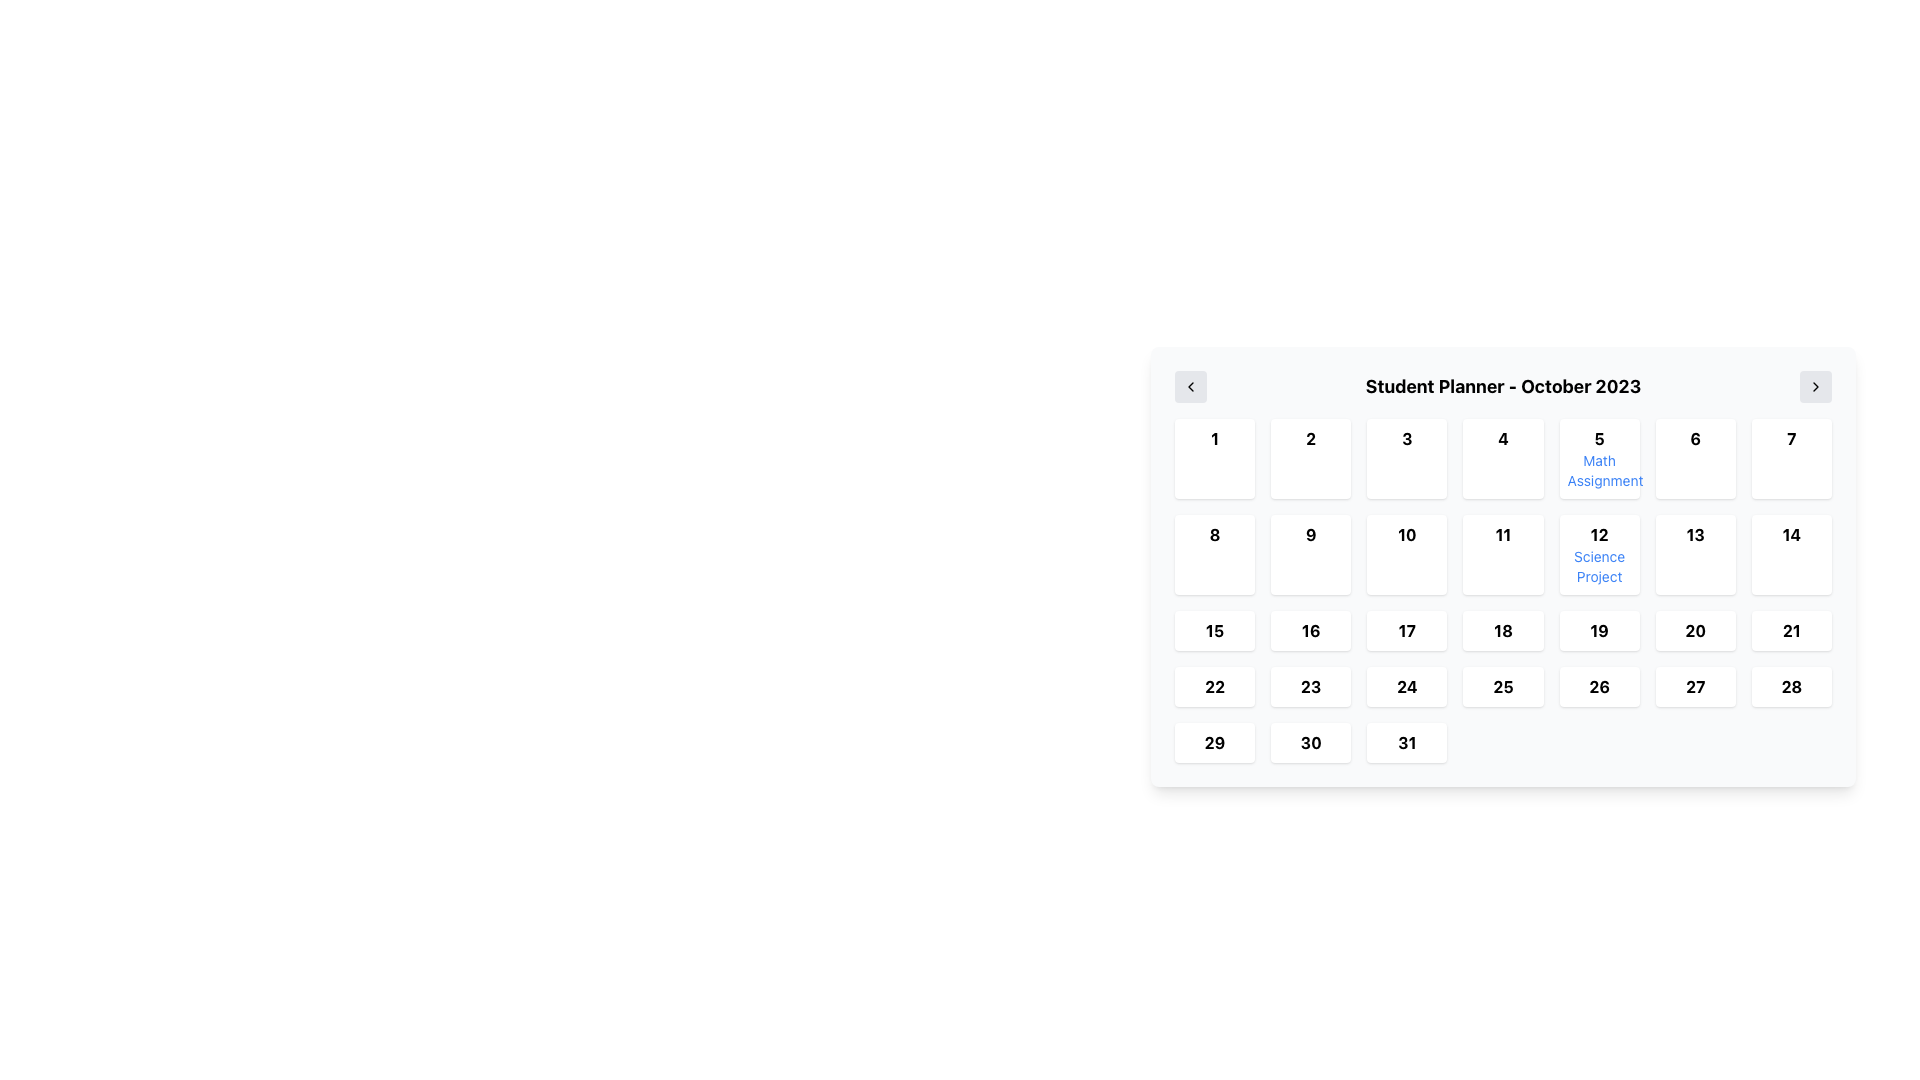  What do you see at coordinates (1791, 534) in the screenshot?
I see `the bold black number '14' displayed within the white tile in the calendar layout` at bounding box center [1791, 534].